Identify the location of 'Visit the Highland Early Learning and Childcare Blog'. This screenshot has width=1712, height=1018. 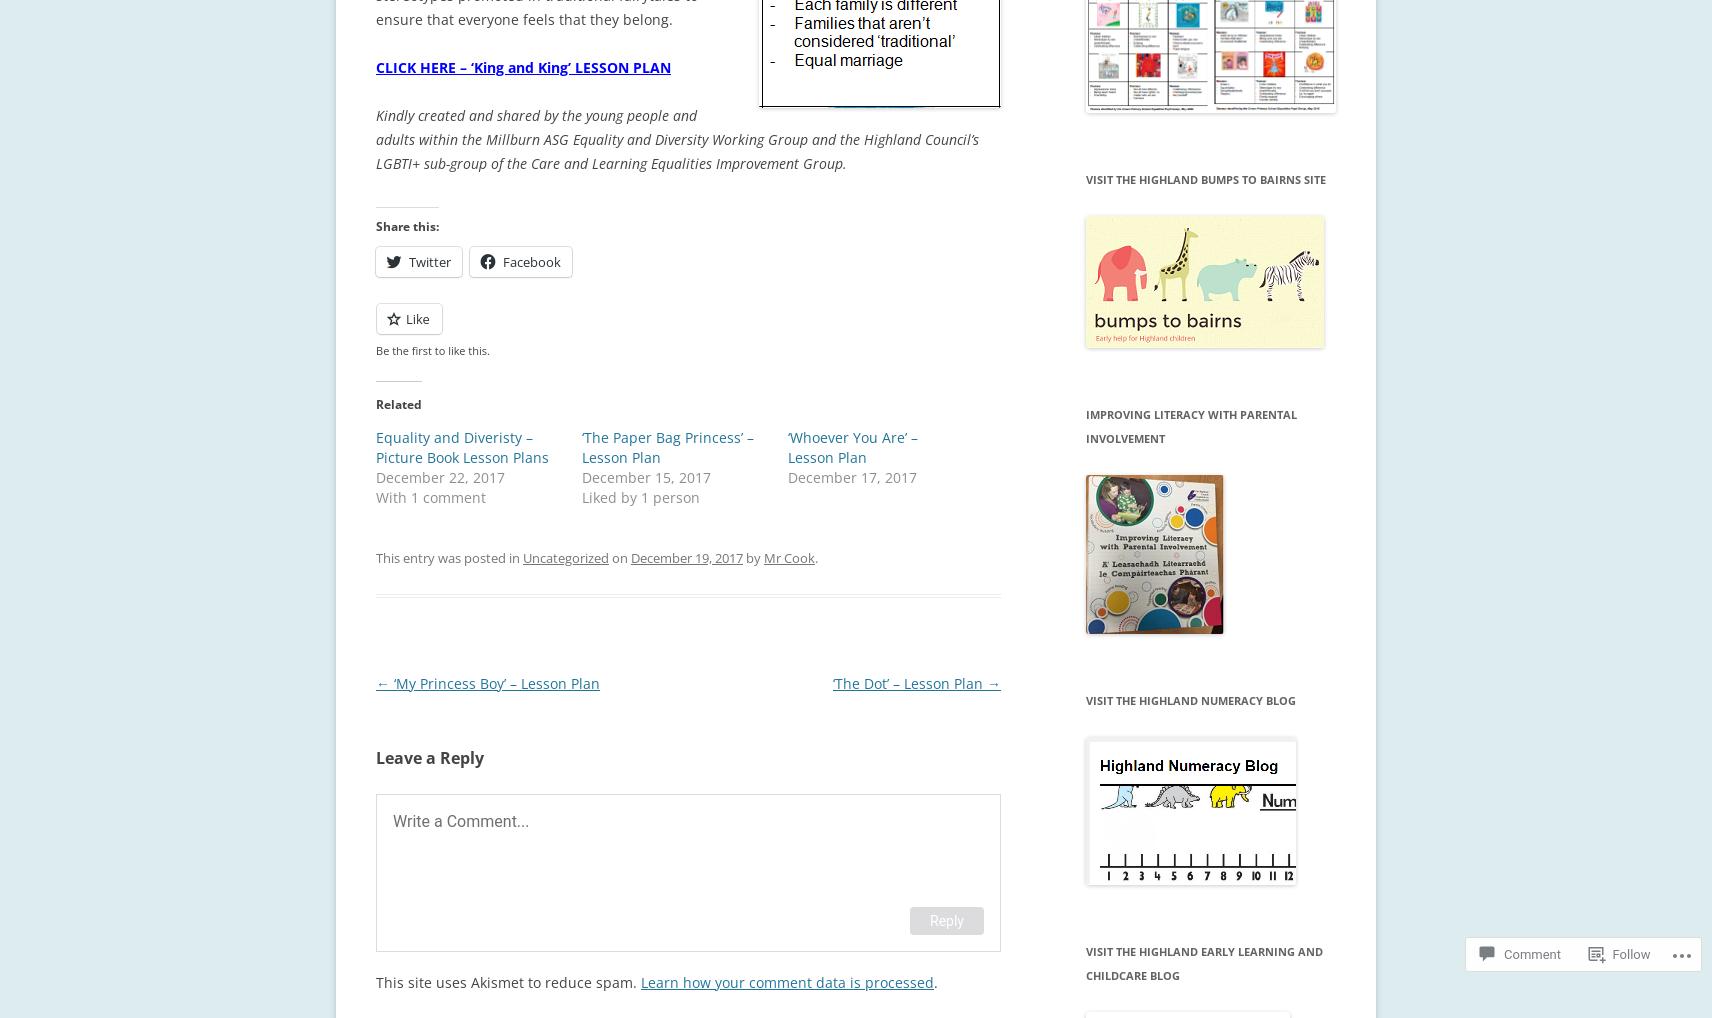
(1204, 962).